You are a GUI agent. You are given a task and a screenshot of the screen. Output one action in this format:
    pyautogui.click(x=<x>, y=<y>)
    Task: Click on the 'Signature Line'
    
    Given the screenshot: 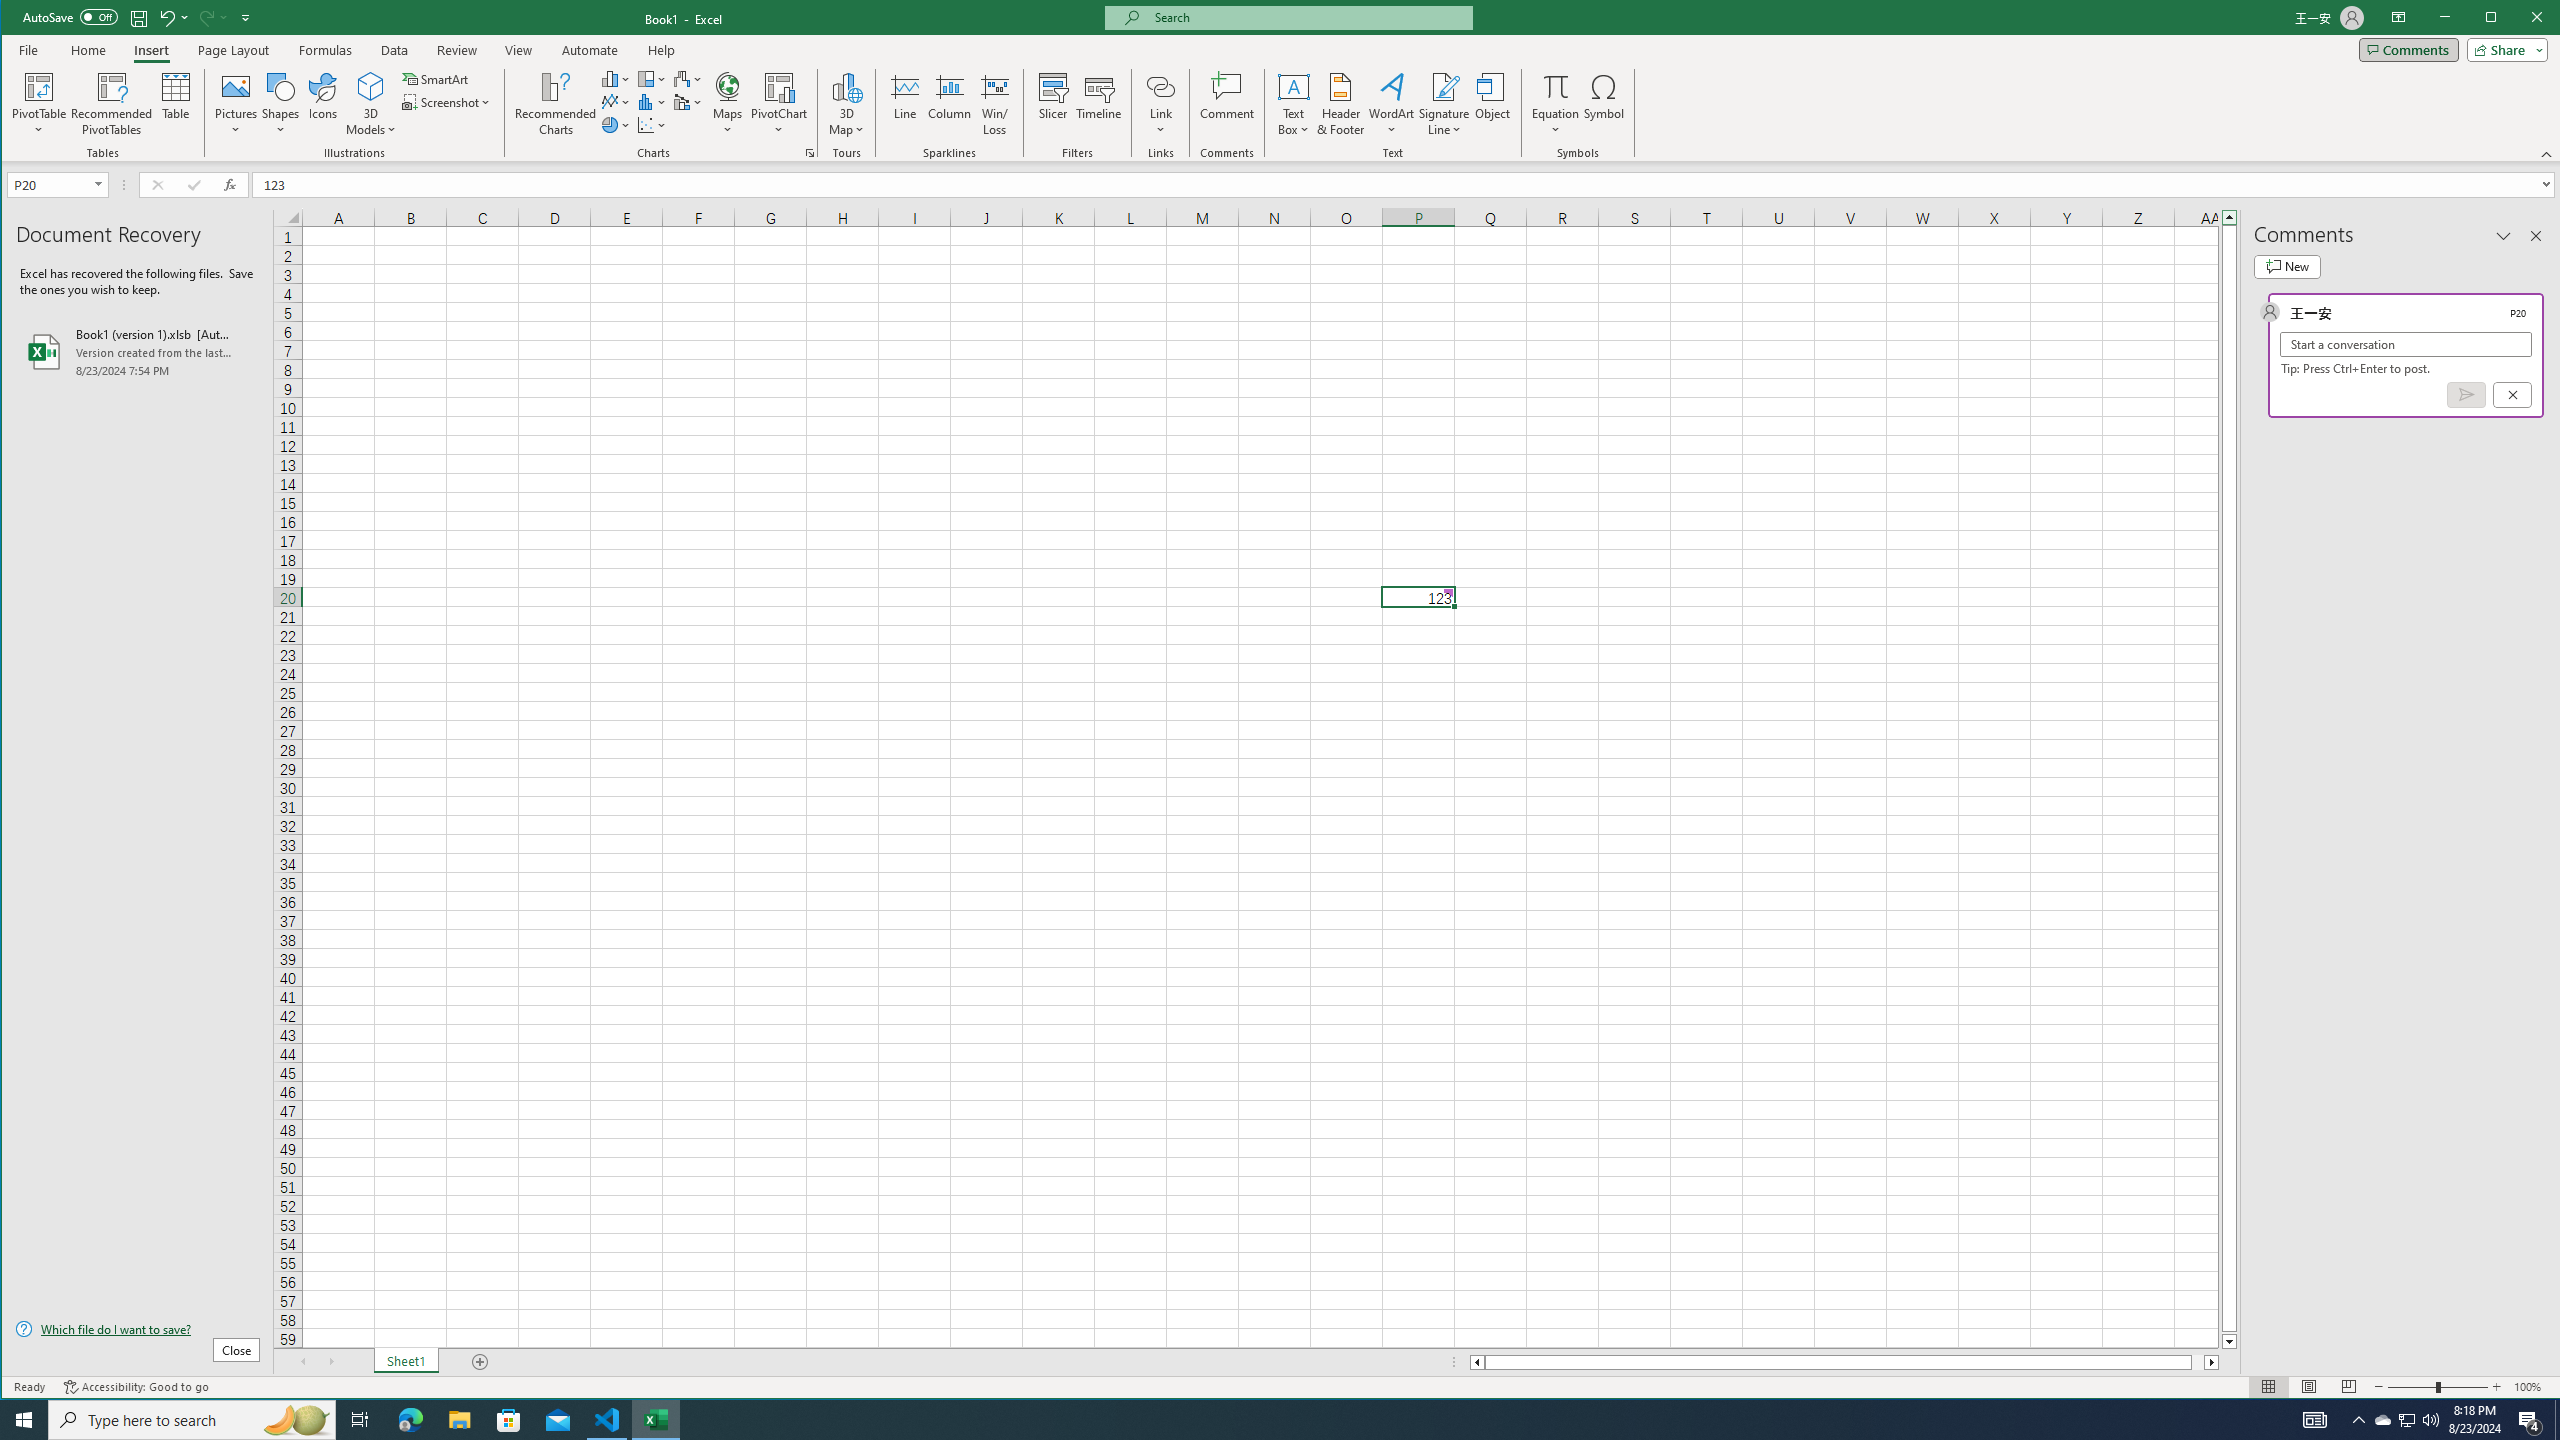 What is the action you would take?
    pyautogui.click(x=1444, y=85)
    